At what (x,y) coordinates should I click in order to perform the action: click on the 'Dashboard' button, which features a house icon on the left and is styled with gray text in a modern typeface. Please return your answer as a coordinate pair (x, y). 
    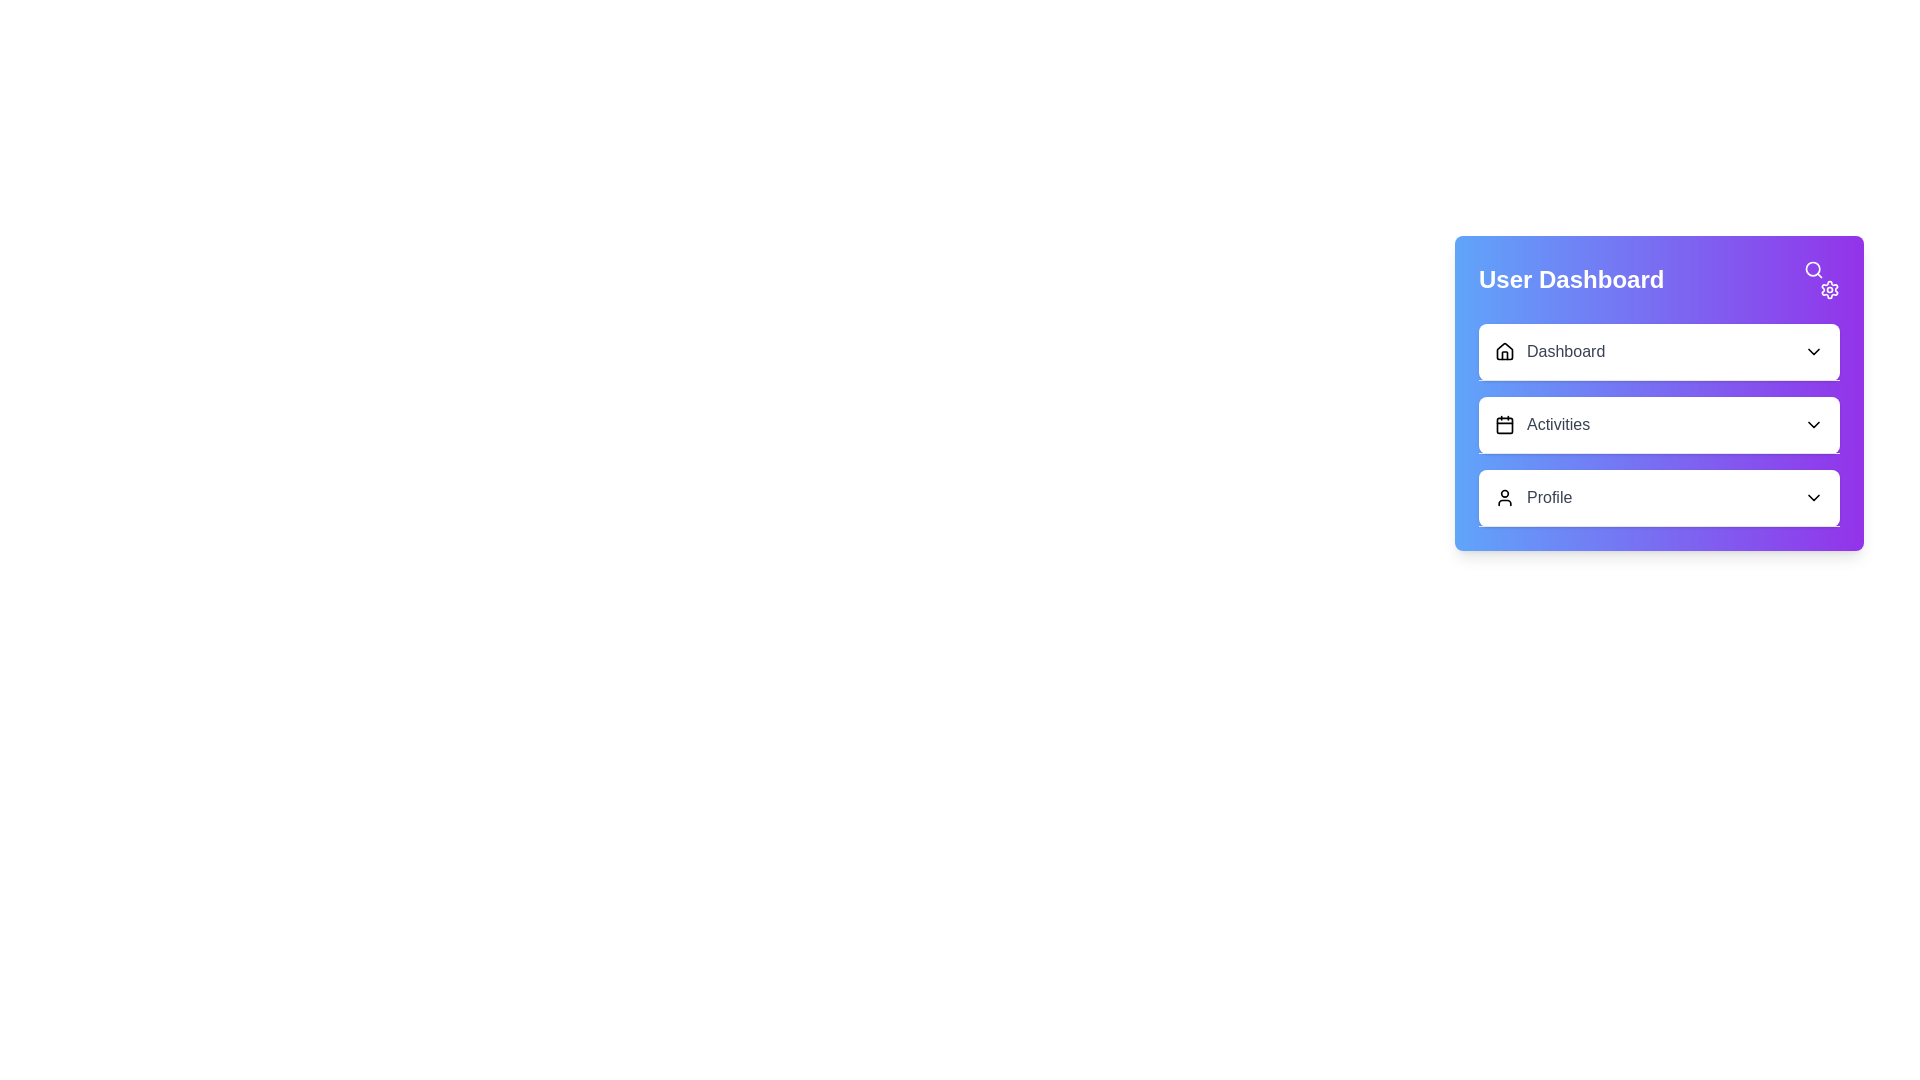
    Looking at the image, I should click on (1549, 350).